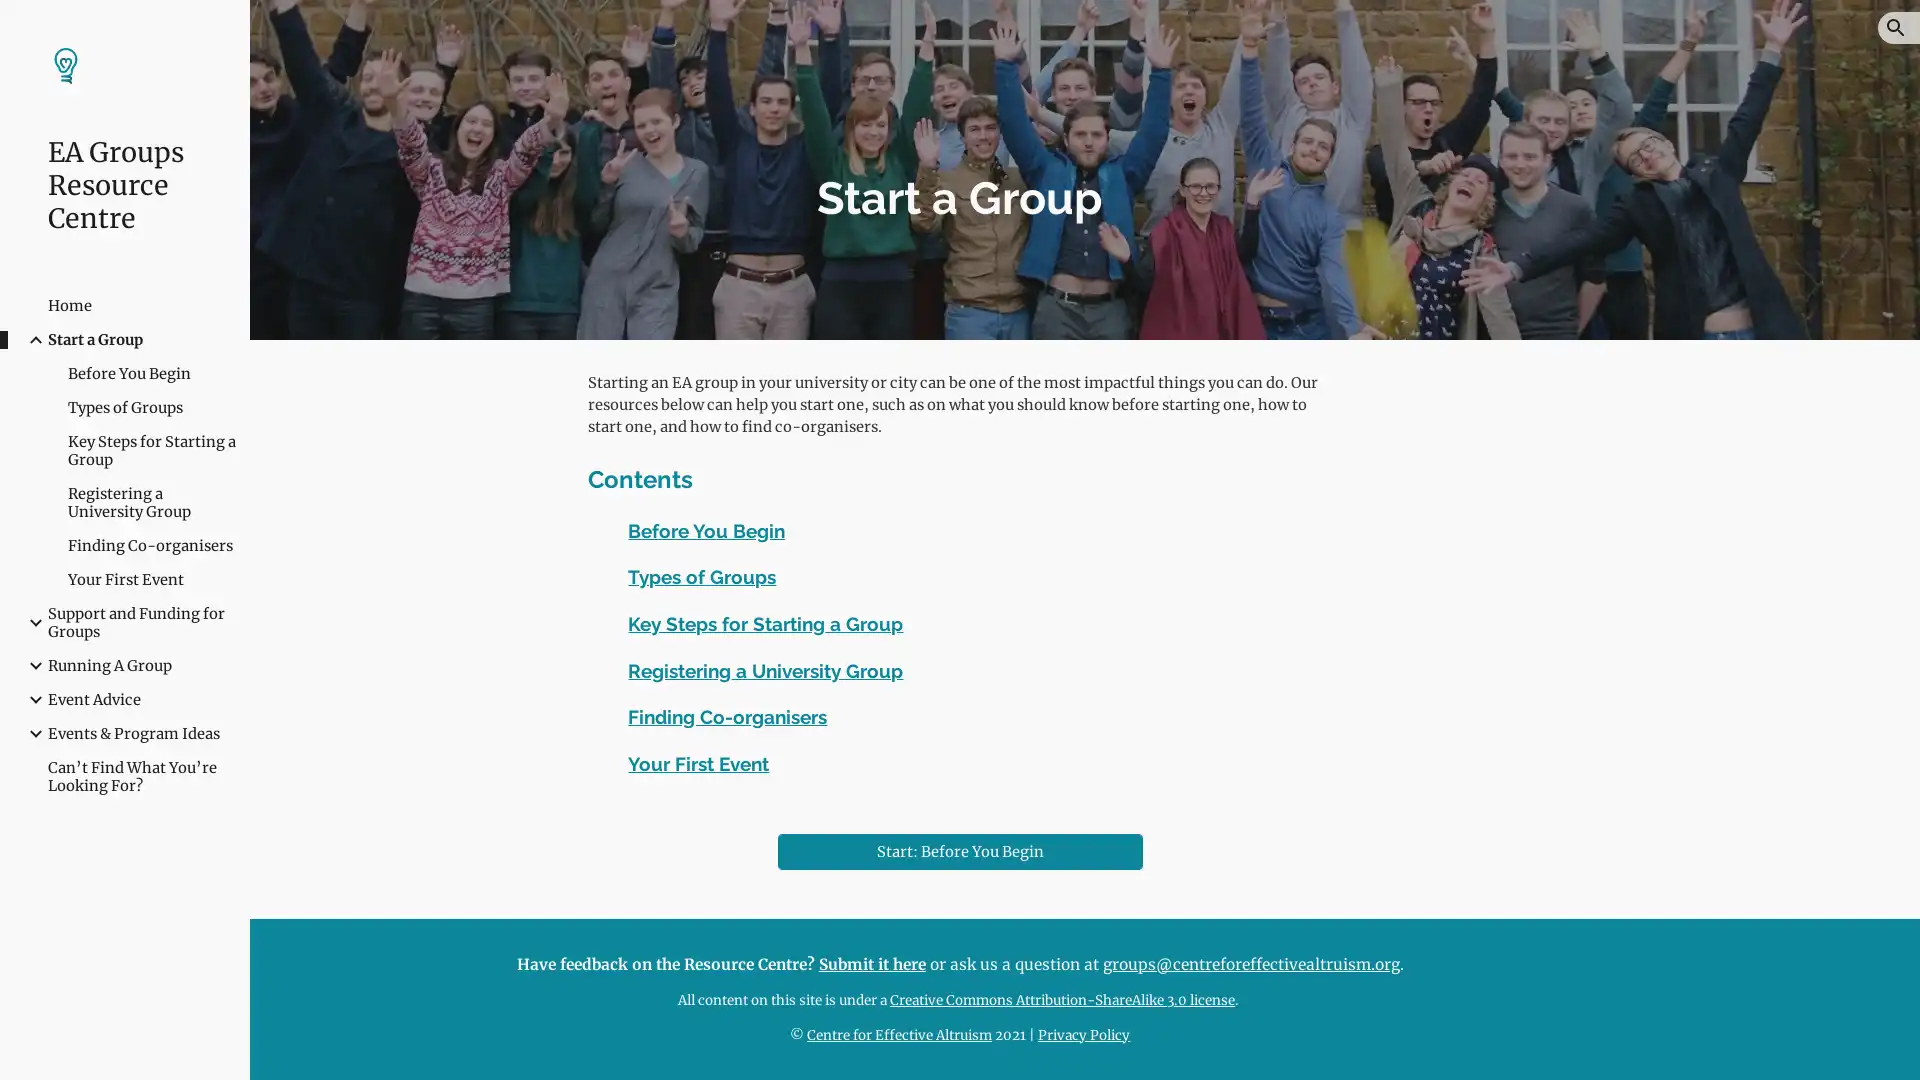  What do you see at coordinates (922, 577) in the screenshot?
I see `Copy heading link` at bounding box center [922, 577].